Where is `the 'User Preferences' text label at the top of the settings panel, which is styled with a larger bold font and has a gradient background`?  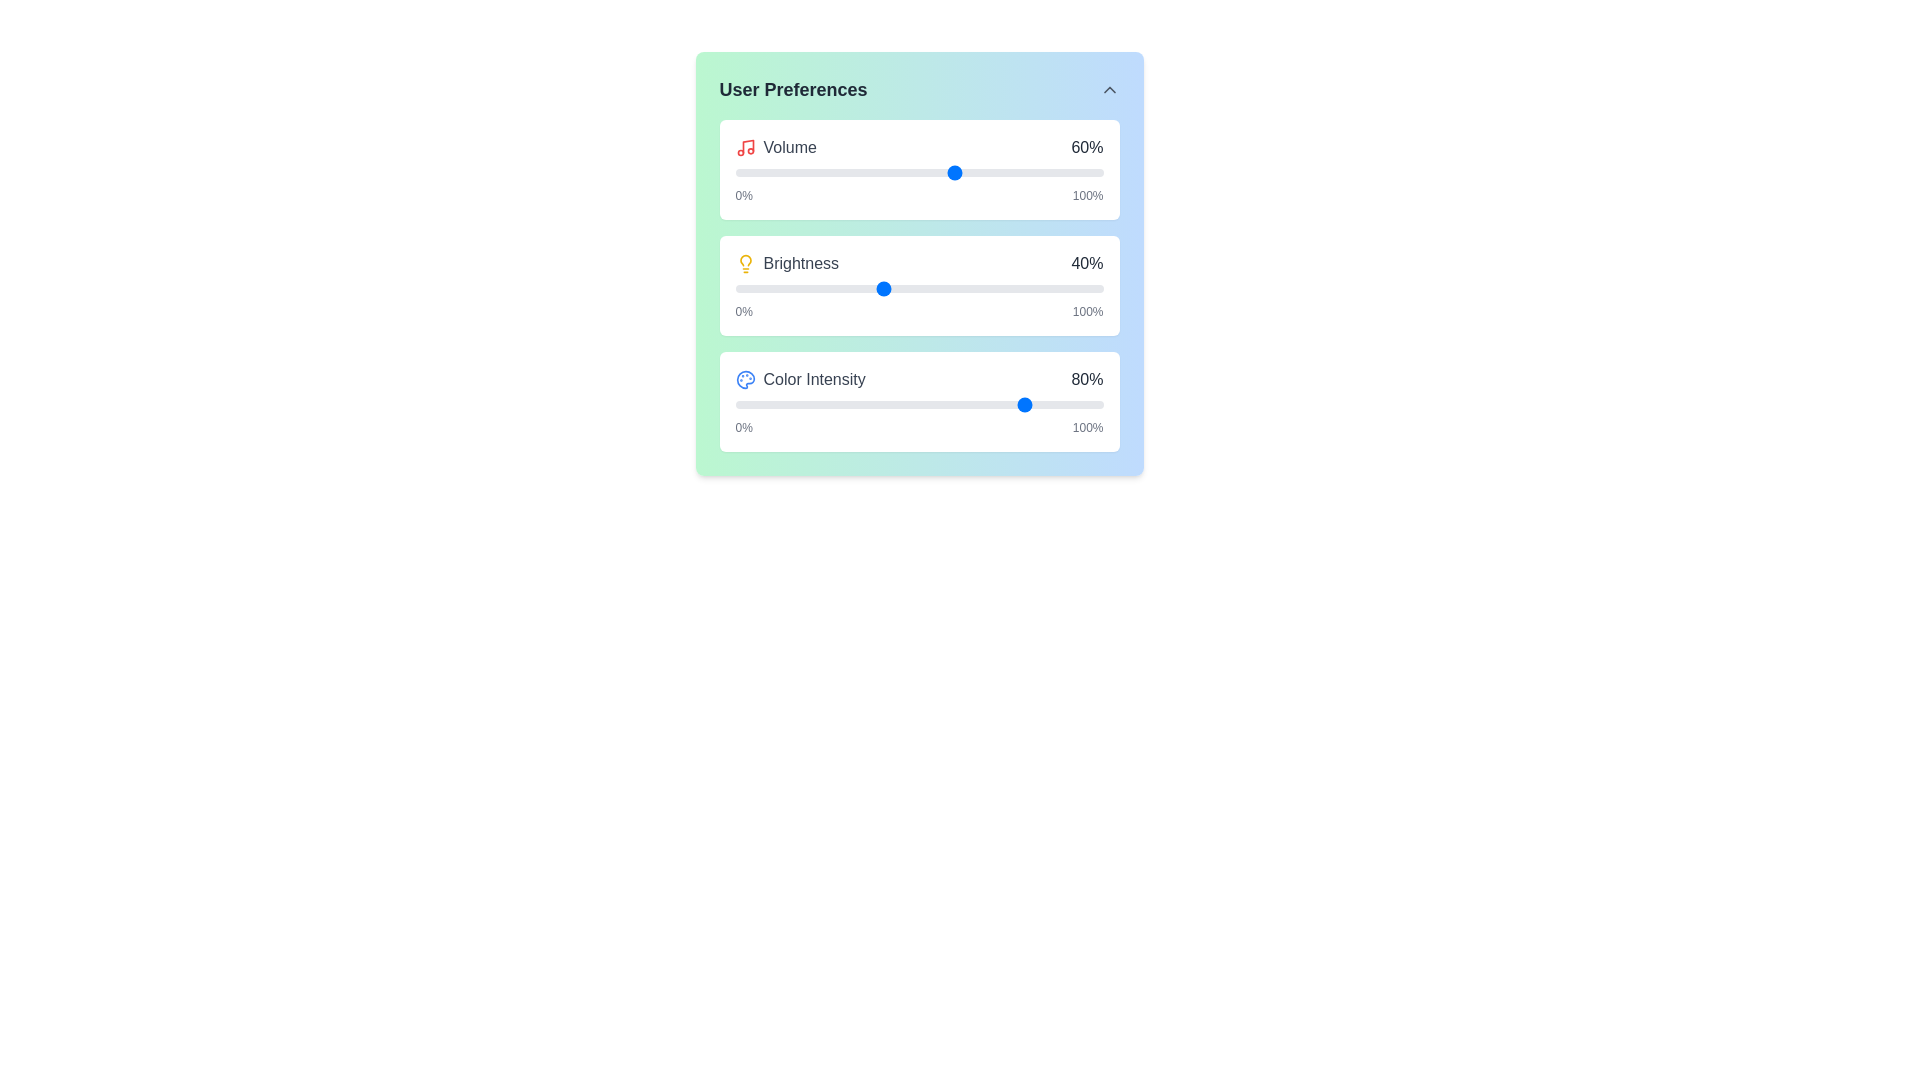
the 'User Preferences' text label at the top of the settings panel, which is styled with a larger bold font and has a gradient background is located at coordinates (792, 88).